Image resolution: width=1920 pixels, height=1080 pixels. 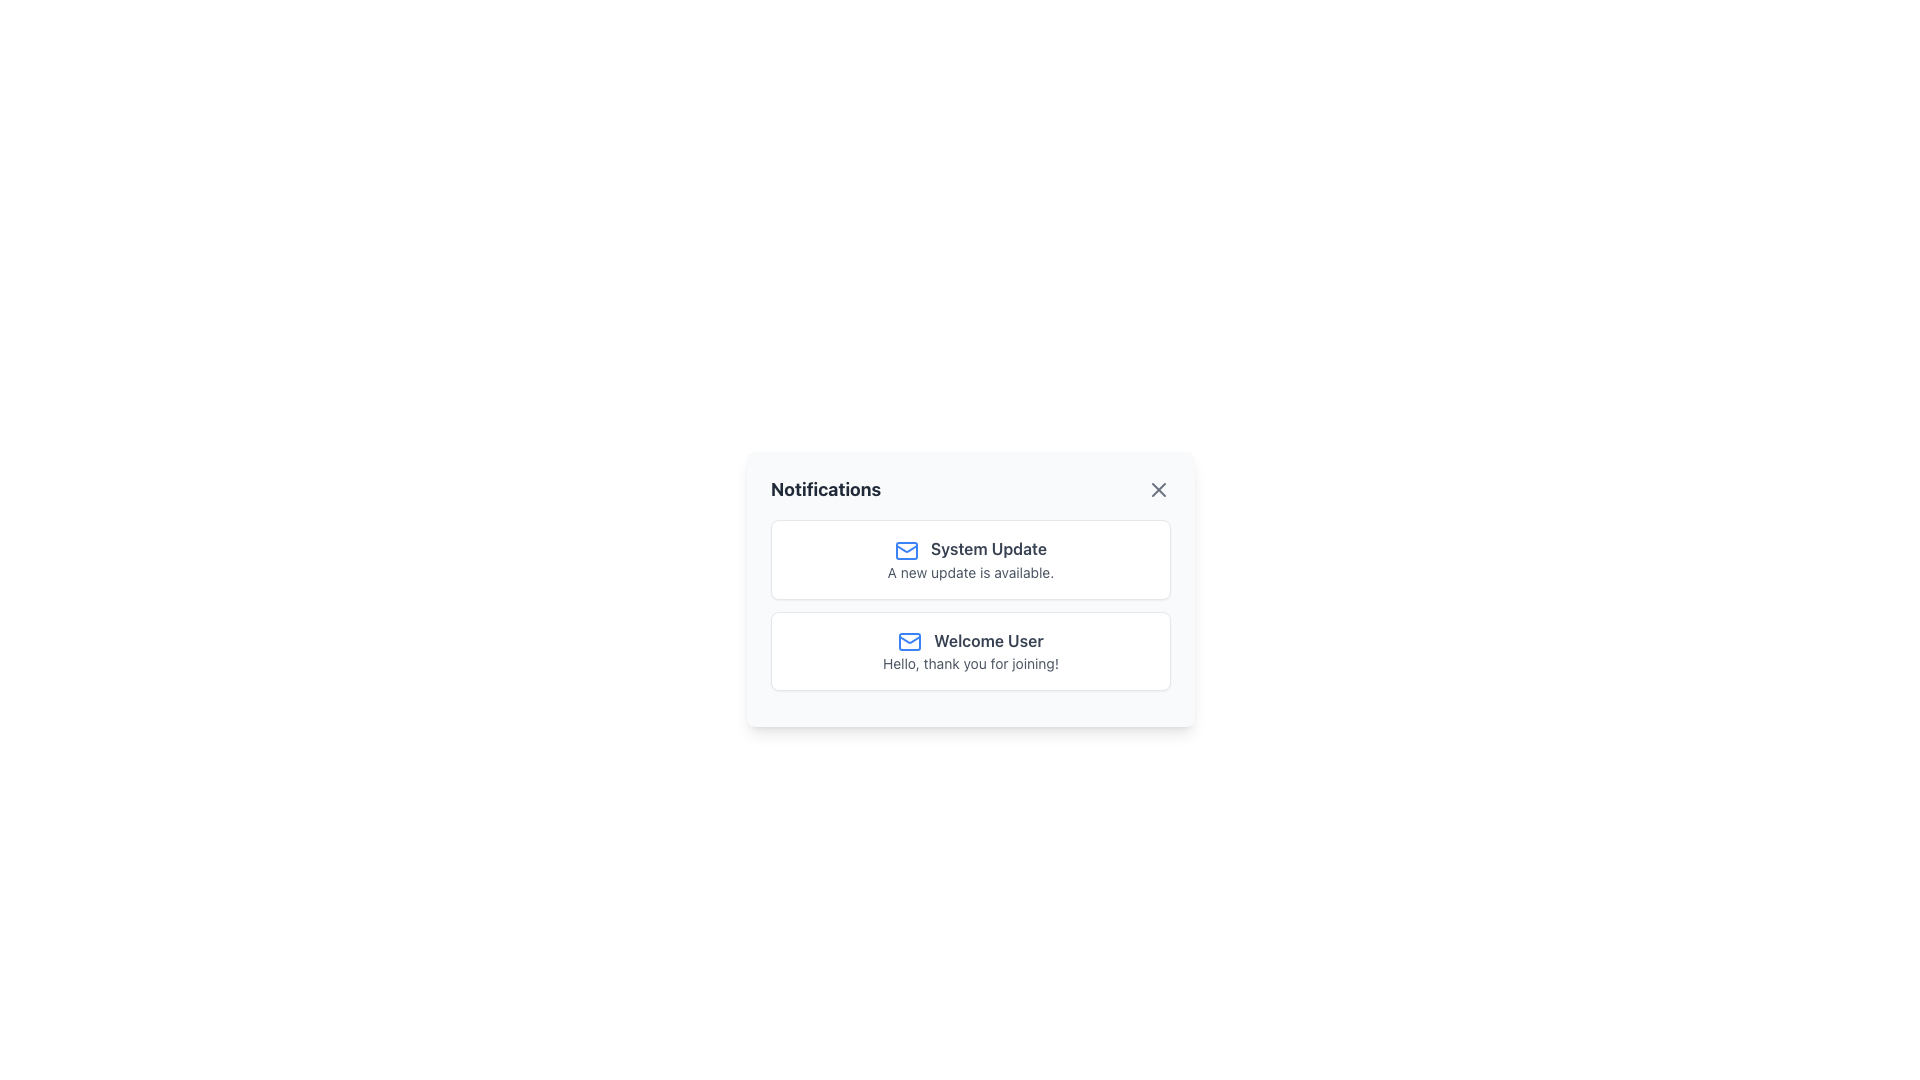 What do you see at coordinates (1158, 489) in the screenshot?
I see `the close icon-style button on the right side of the notification box` at bounding box center [1158, 489].